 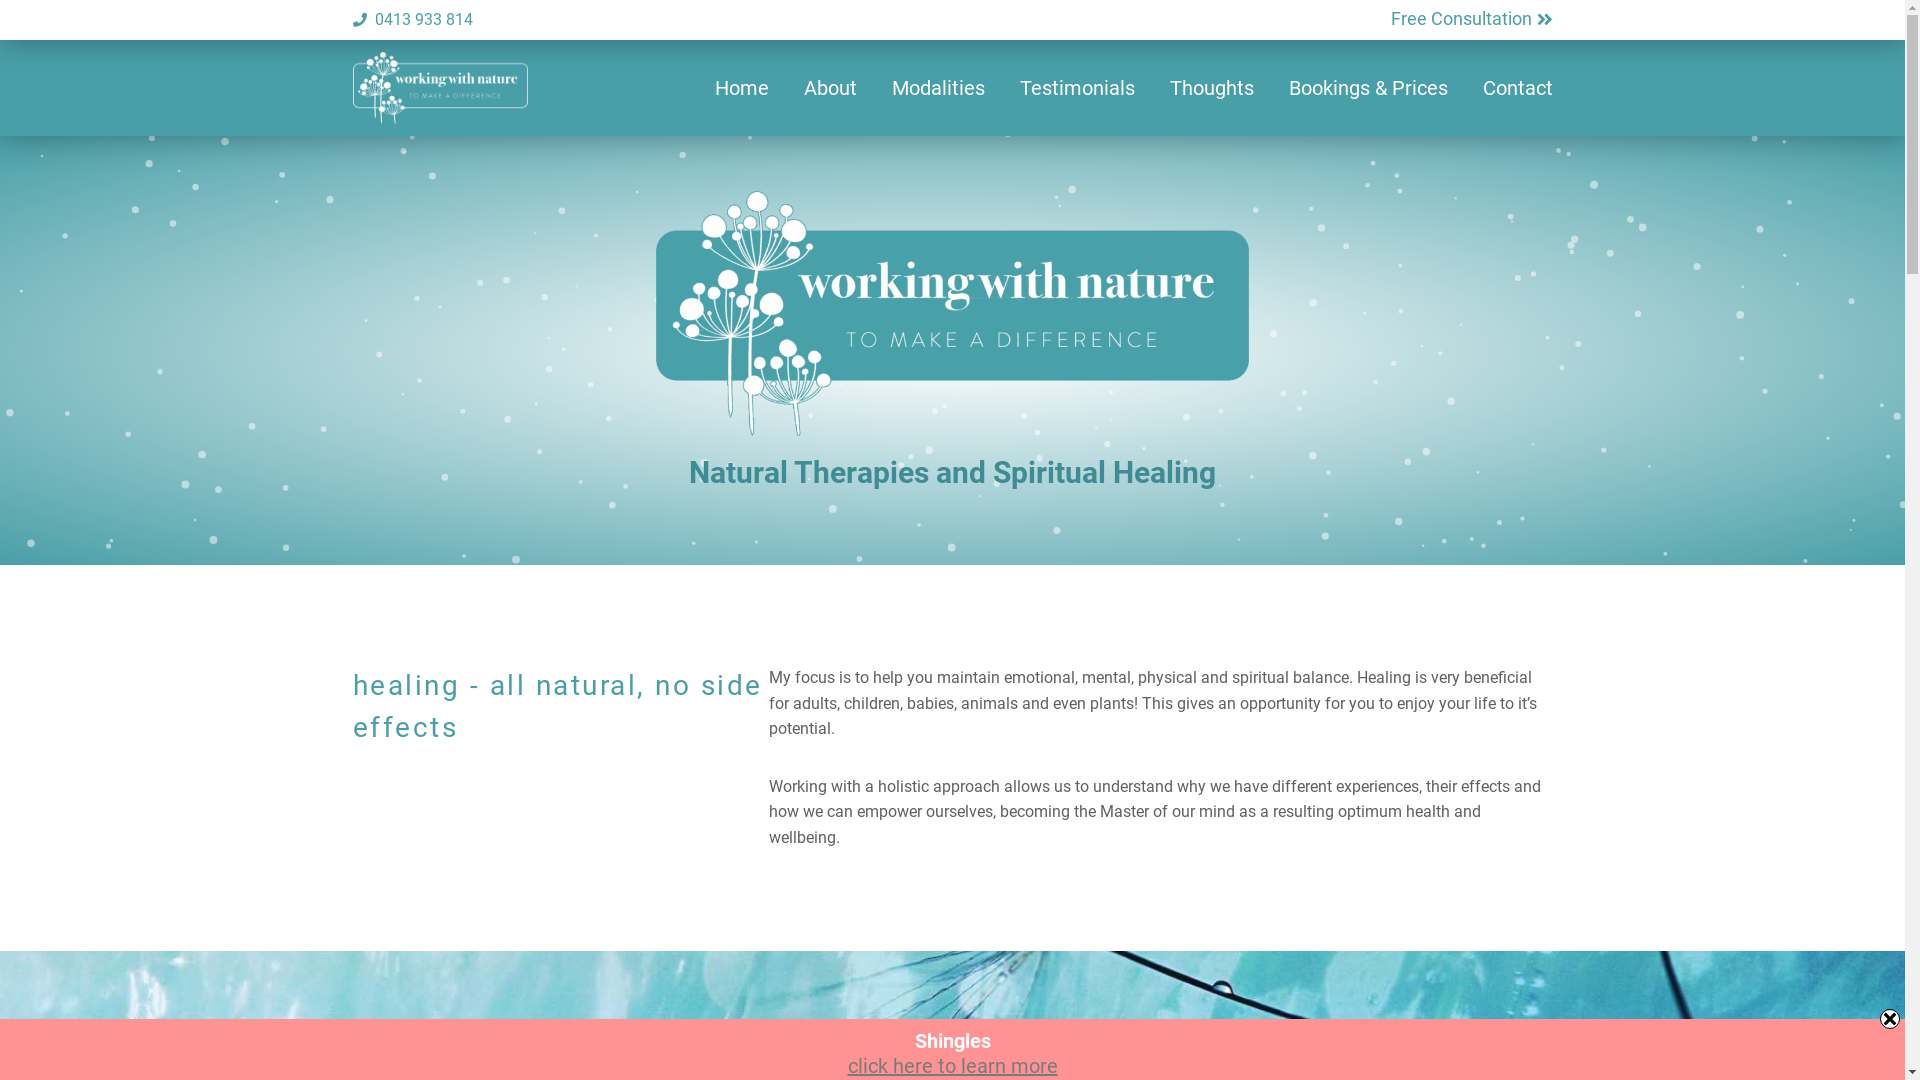 What do you see at coordinates (1470, 19) in the screenshot?
I see `'Free Consultation'` at bounding box center [1470, 19].